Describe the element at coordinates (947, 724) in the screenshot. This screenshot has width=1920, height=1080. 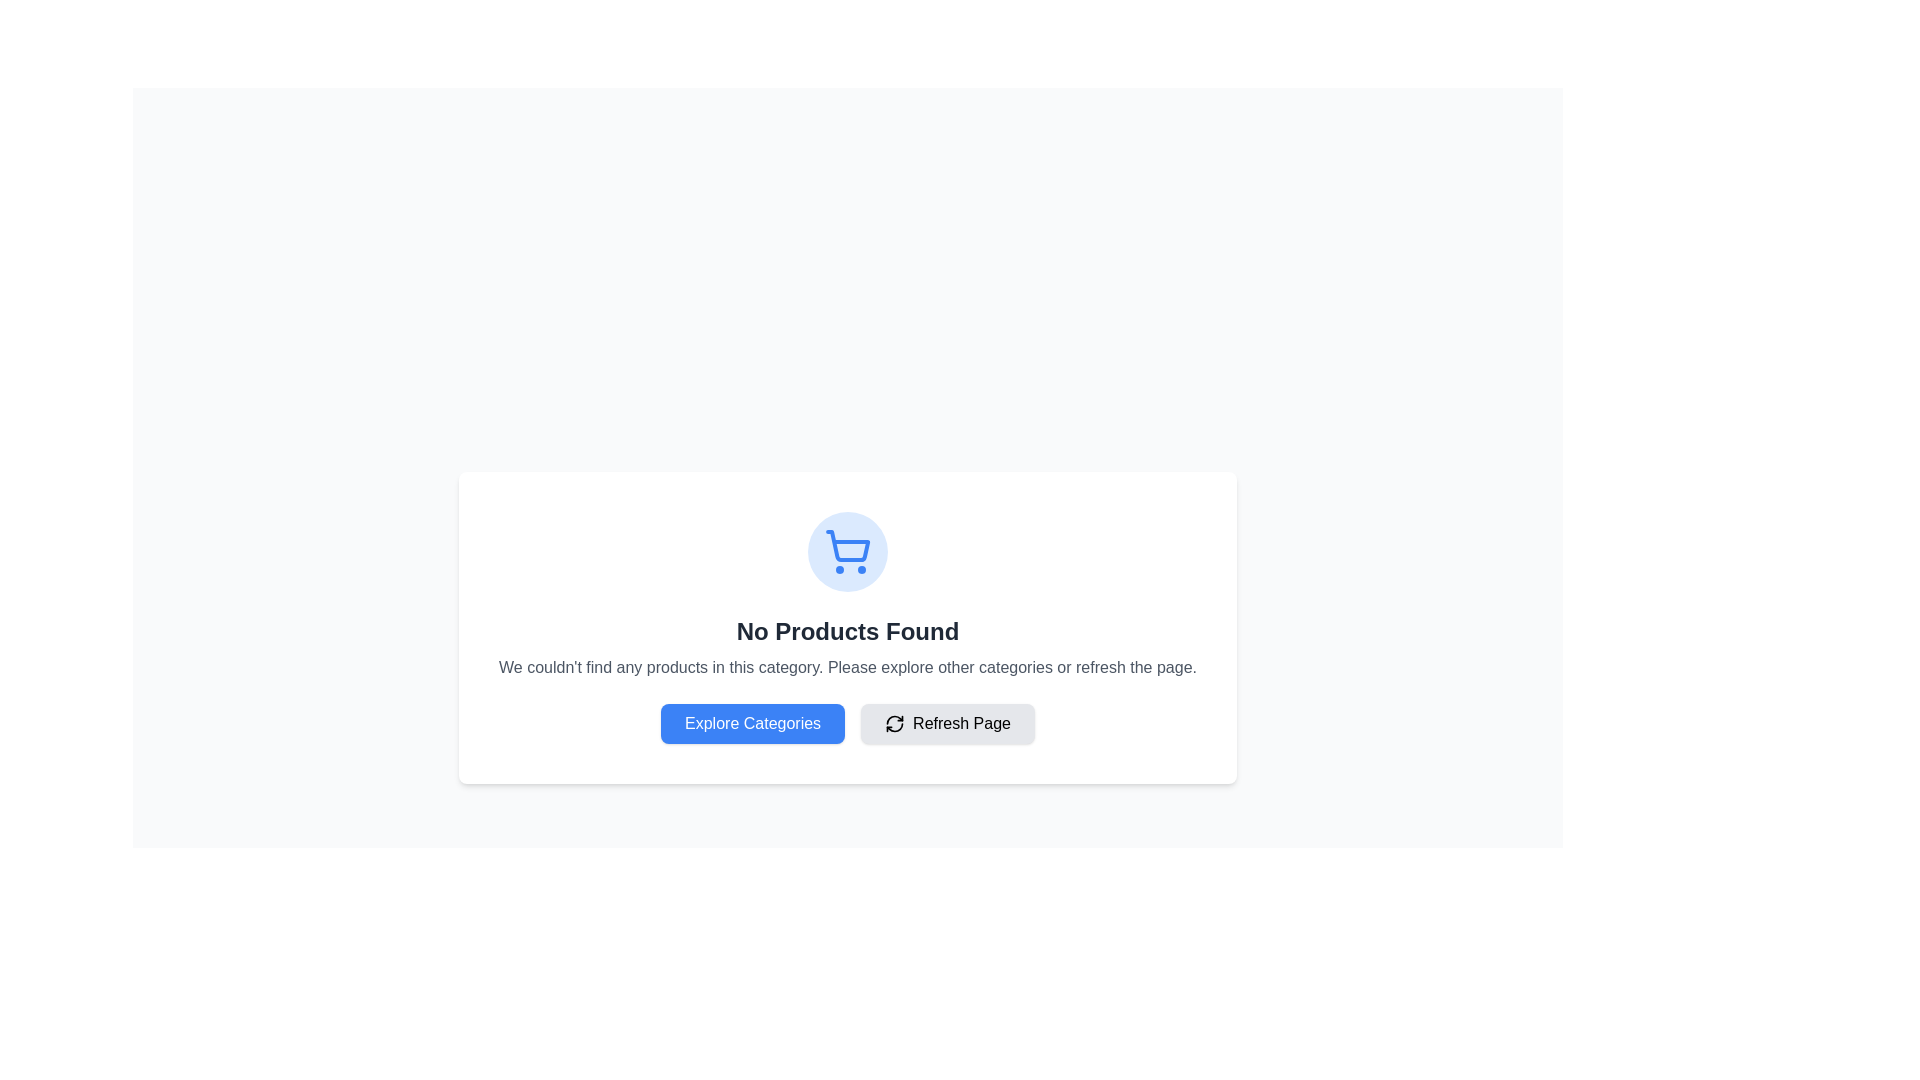
I see `the refresh button located near the center of the interface, slightly to the right of the middle, which is the second button on the bottom bar beneath the 'No Products Found' message` at that location.